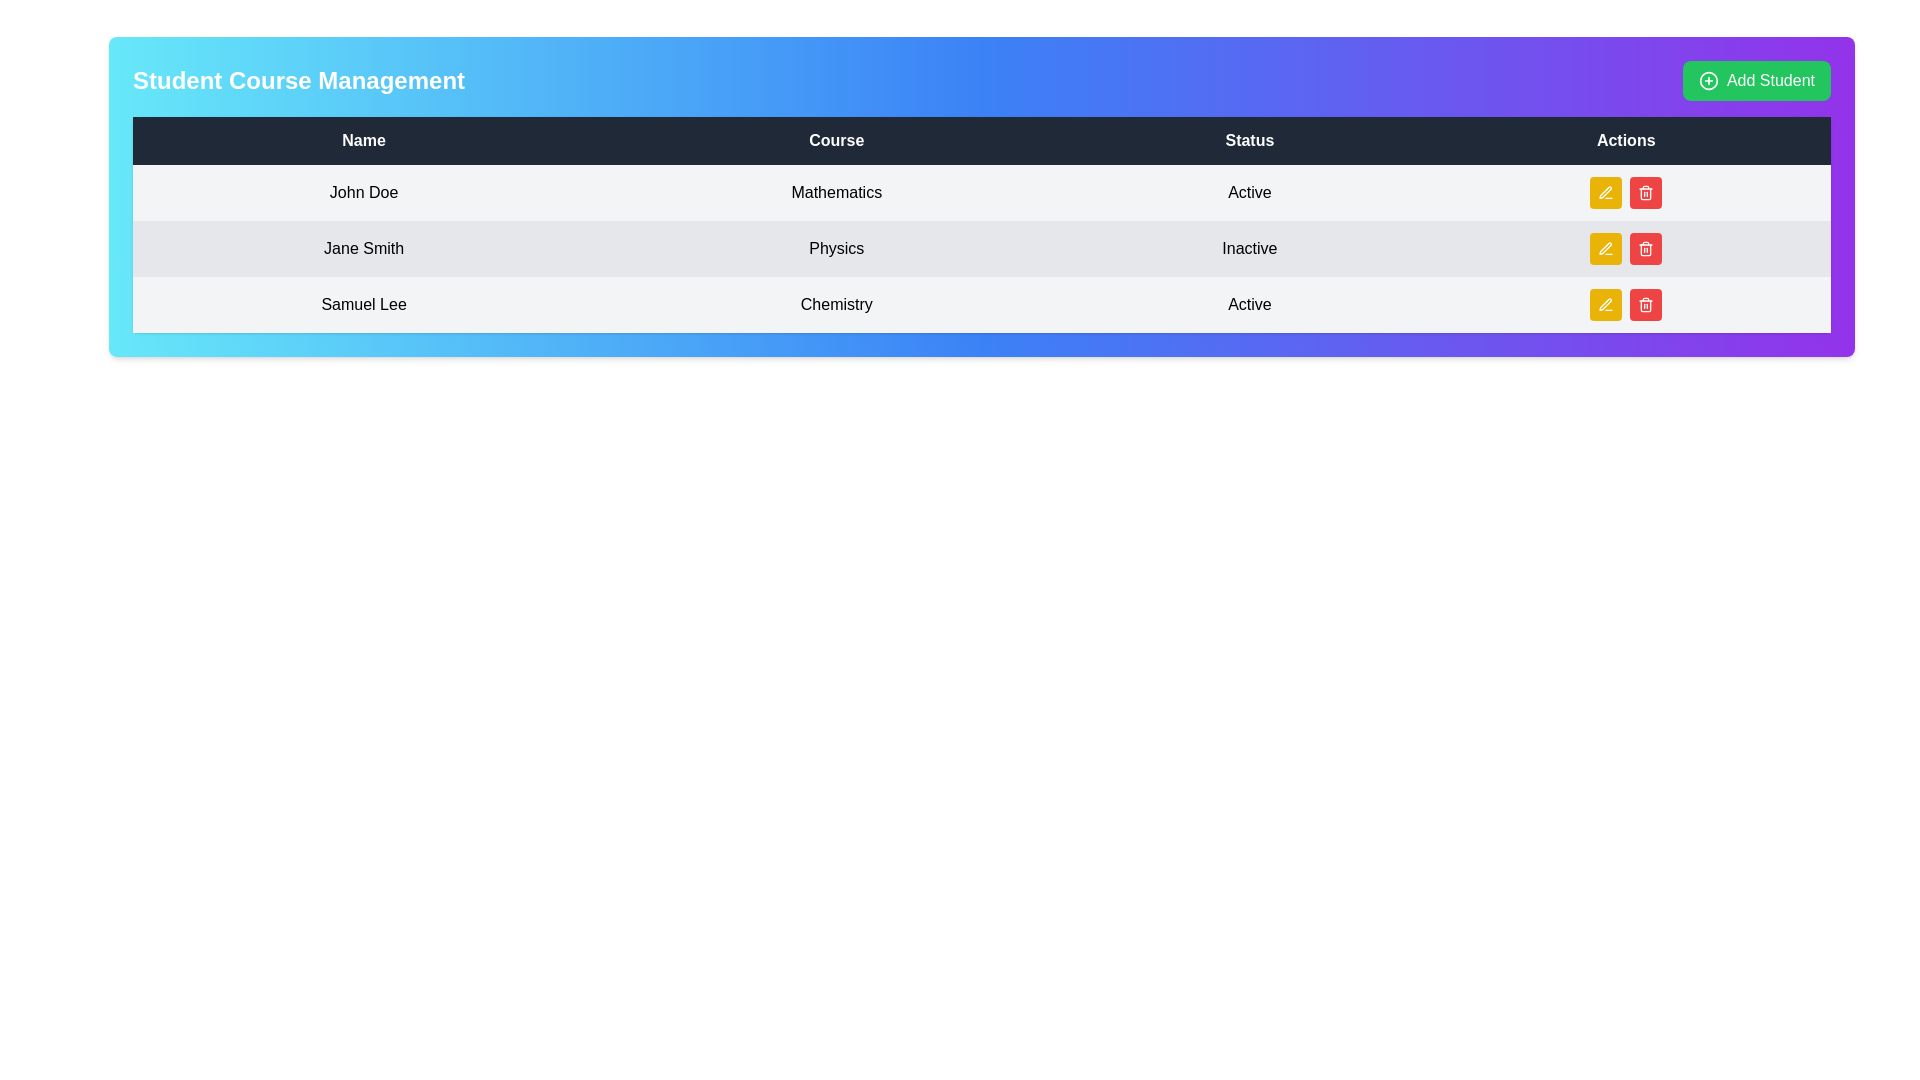 This screenshot has width=1920, height=1080. I want to click on the delete button in the Actions column for Jane Smith's record in the Student Course Management interface, located next to the Inactive status, so click(1626, 248).